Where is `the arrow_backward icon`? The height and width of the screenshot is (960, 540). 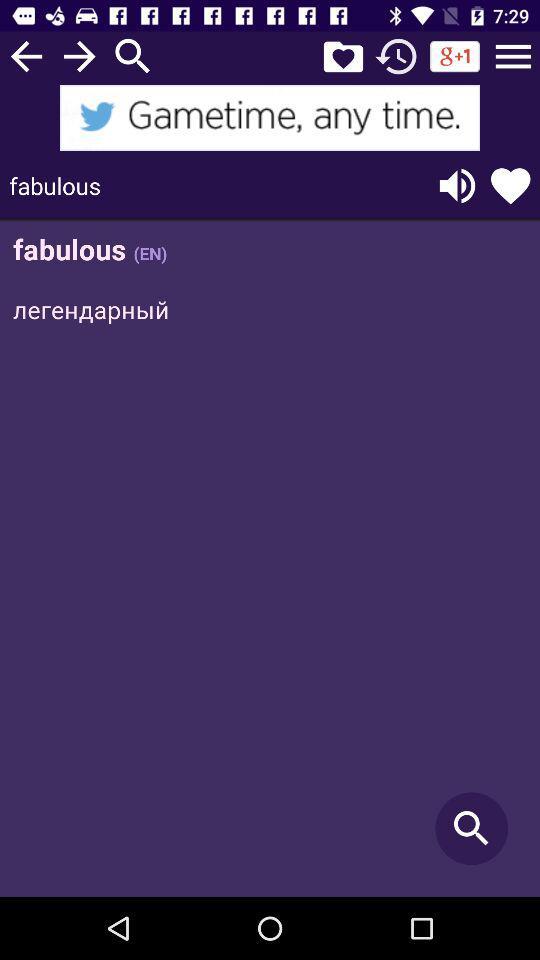 the arrow_backward icon is located at coordinates (25, 55).